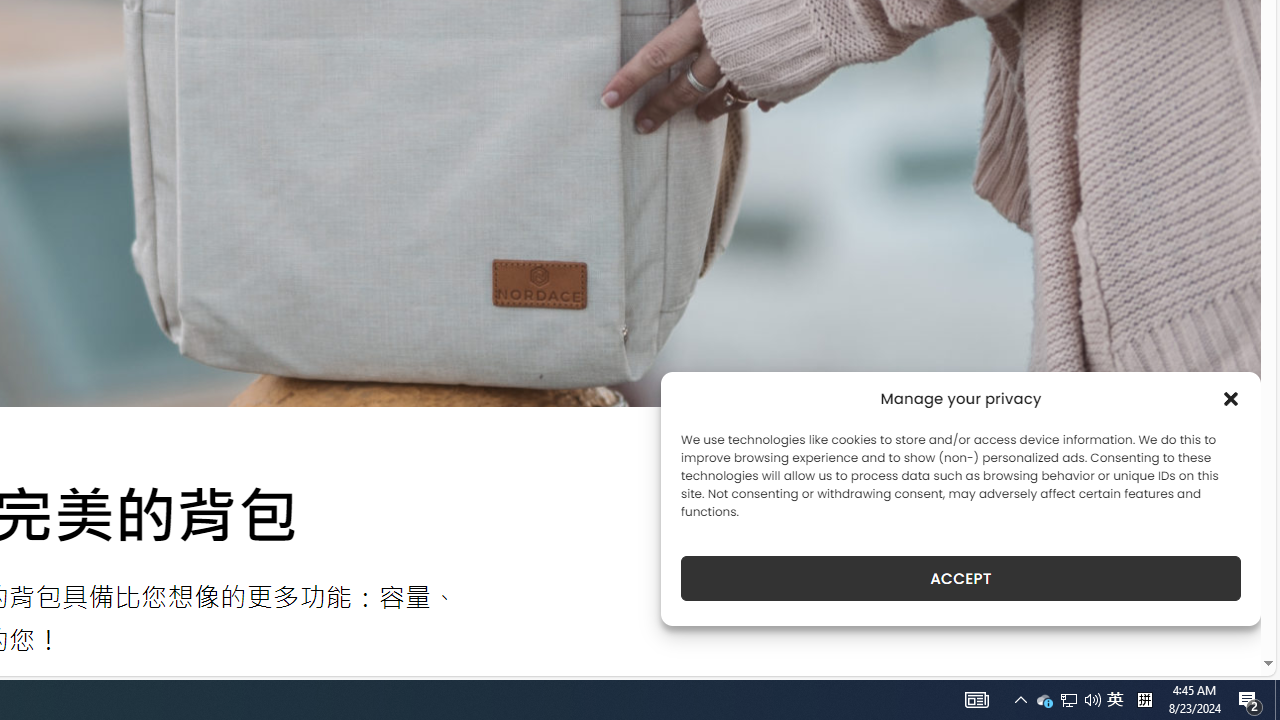  Describe the element at coordinates (961, 578) in the screenshot. I see `'ACCEPT'` at that location.